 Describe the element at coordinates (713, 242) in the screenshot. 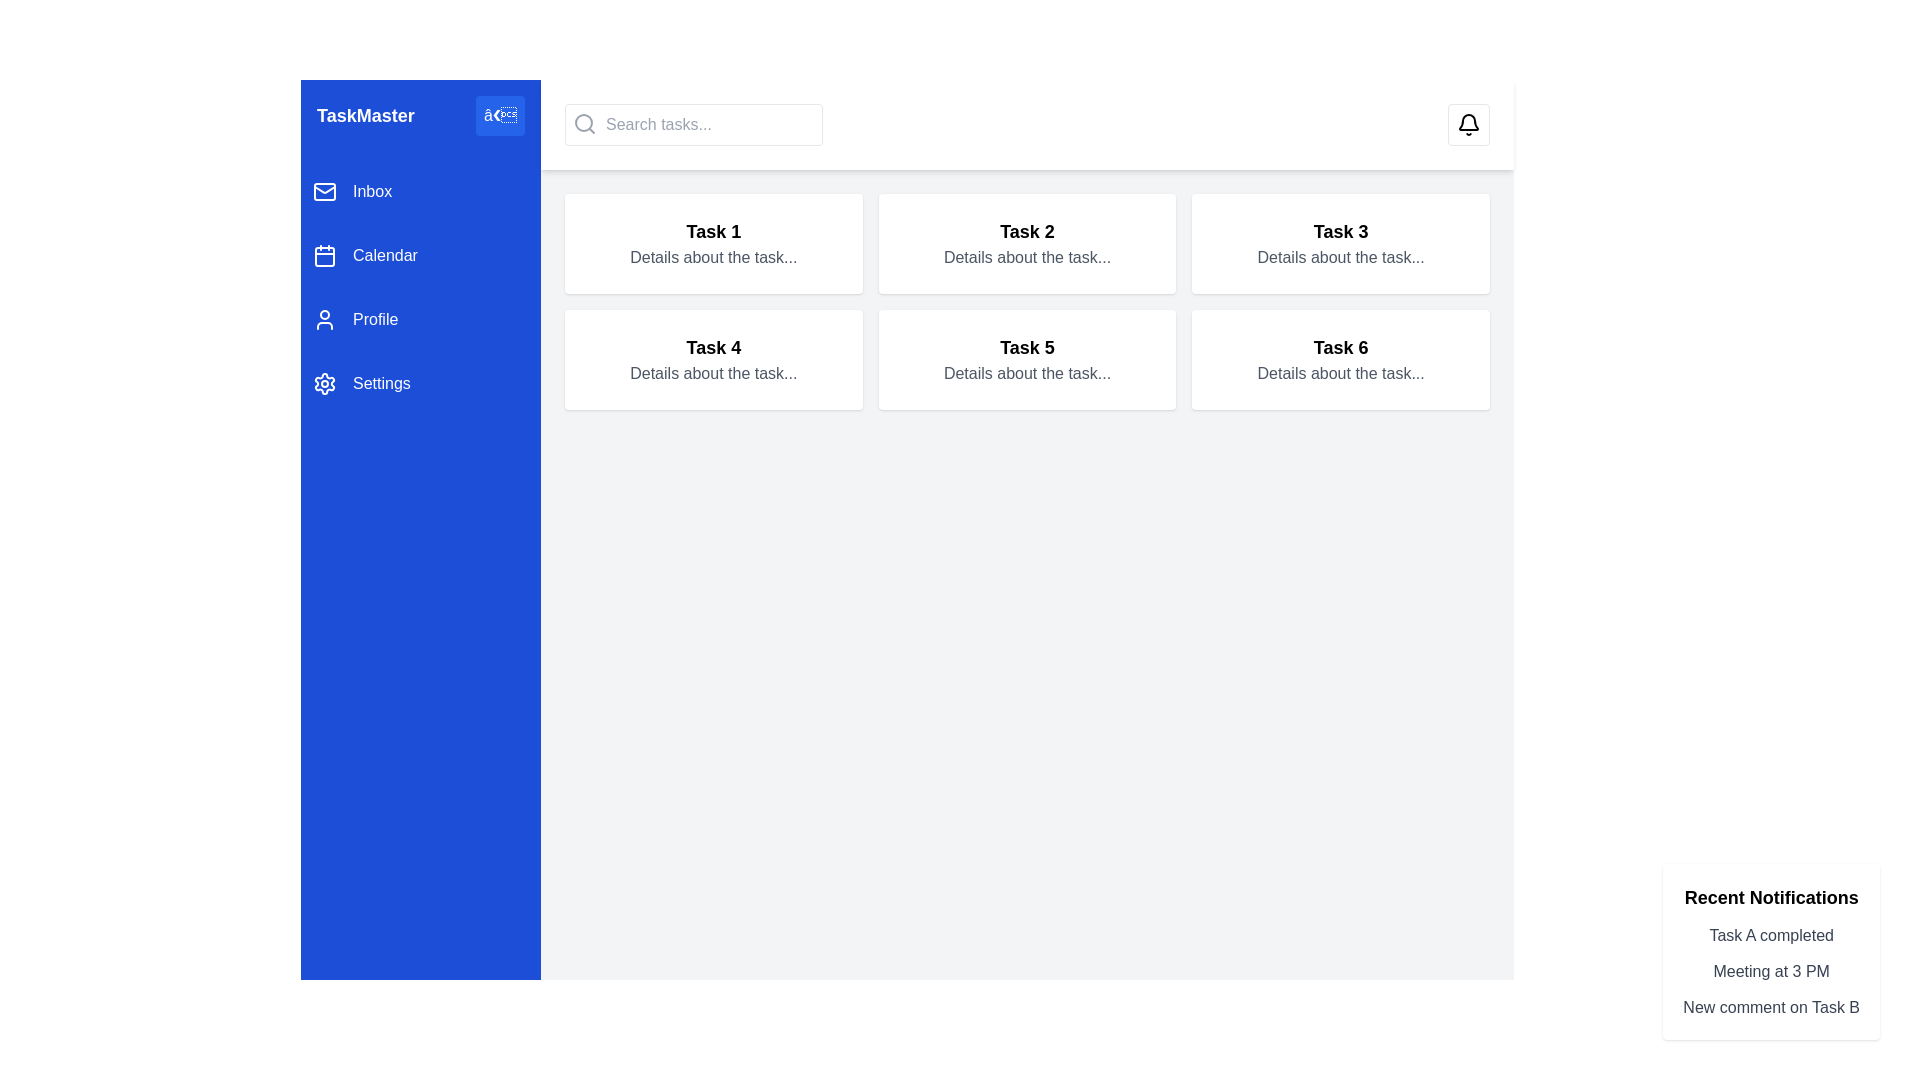

I see `the first task card, which has a white background, rounded corners, and contains the text 'Task 1' at the top` at that location.